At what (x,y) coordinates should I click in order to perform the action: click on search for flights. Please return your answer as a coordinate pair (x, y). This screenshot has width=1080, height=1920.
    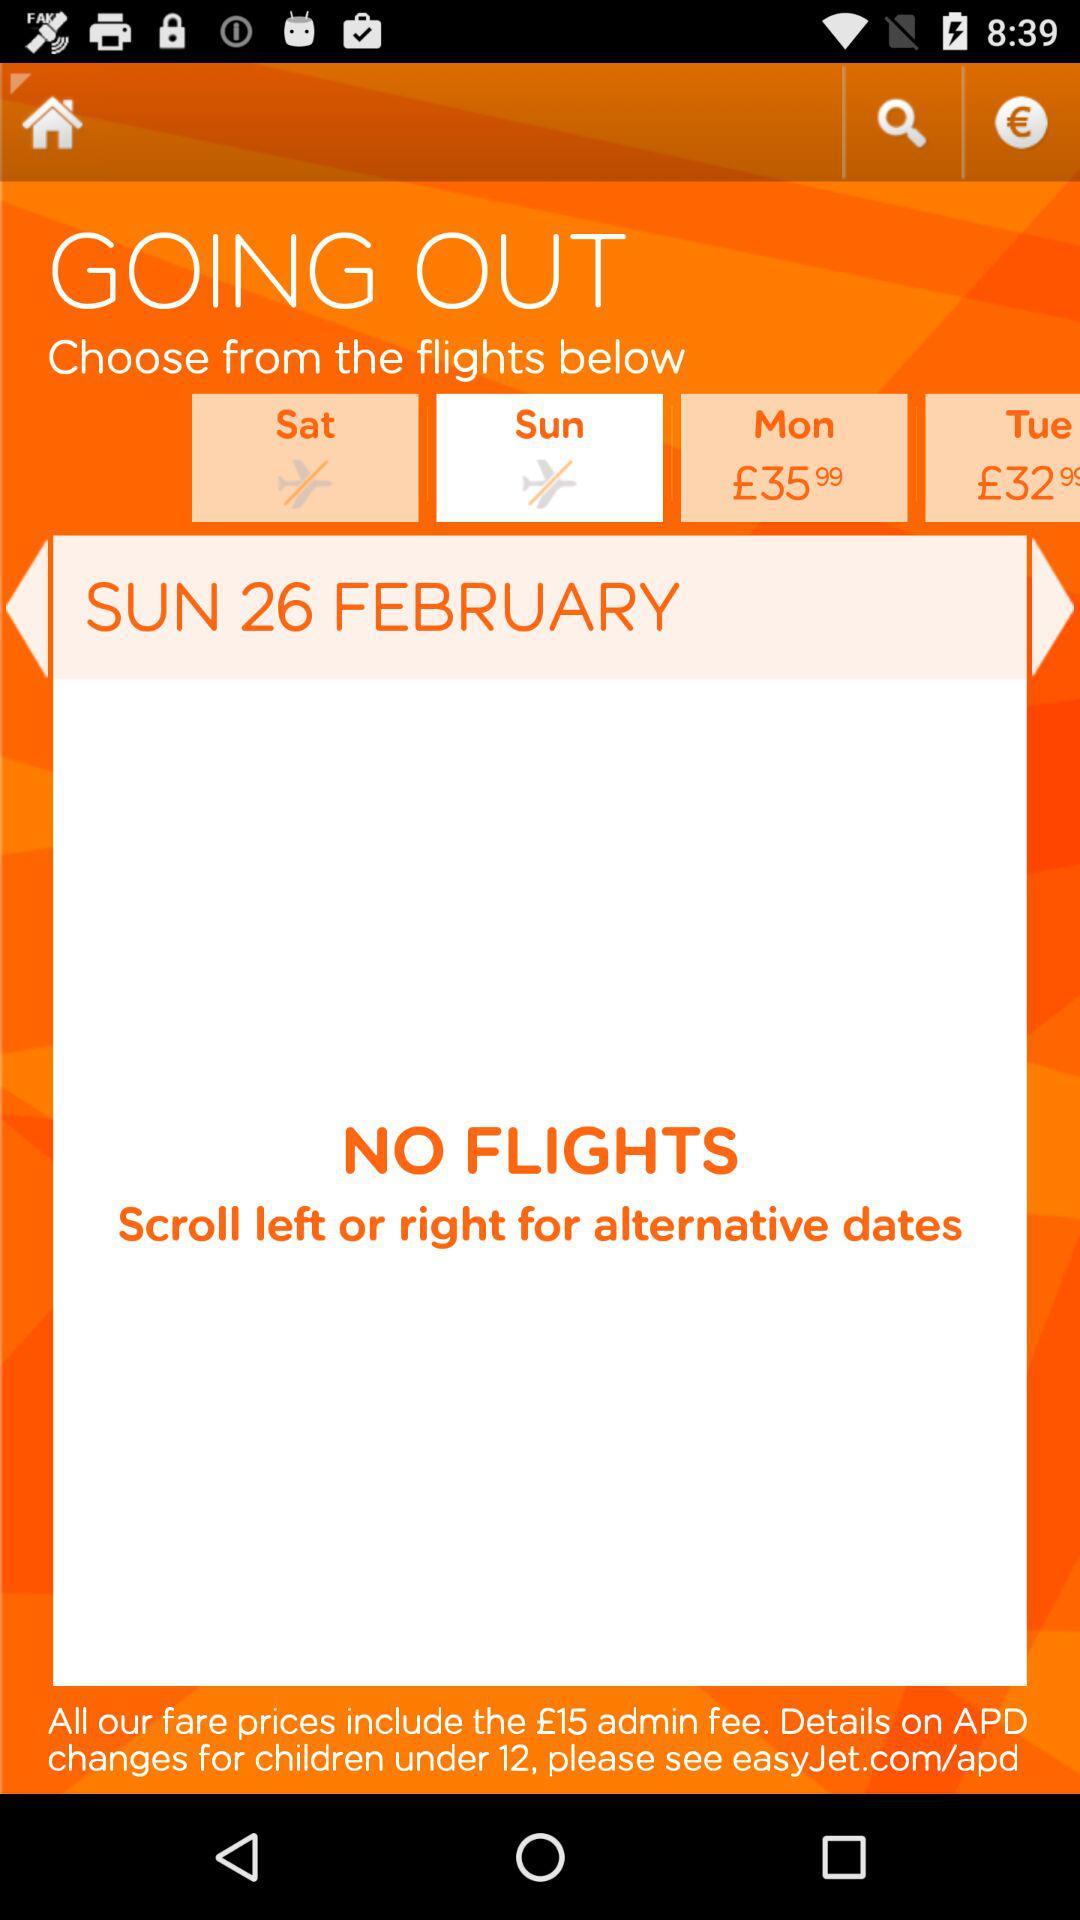
    Looking at the image, I should click on (901, 121).